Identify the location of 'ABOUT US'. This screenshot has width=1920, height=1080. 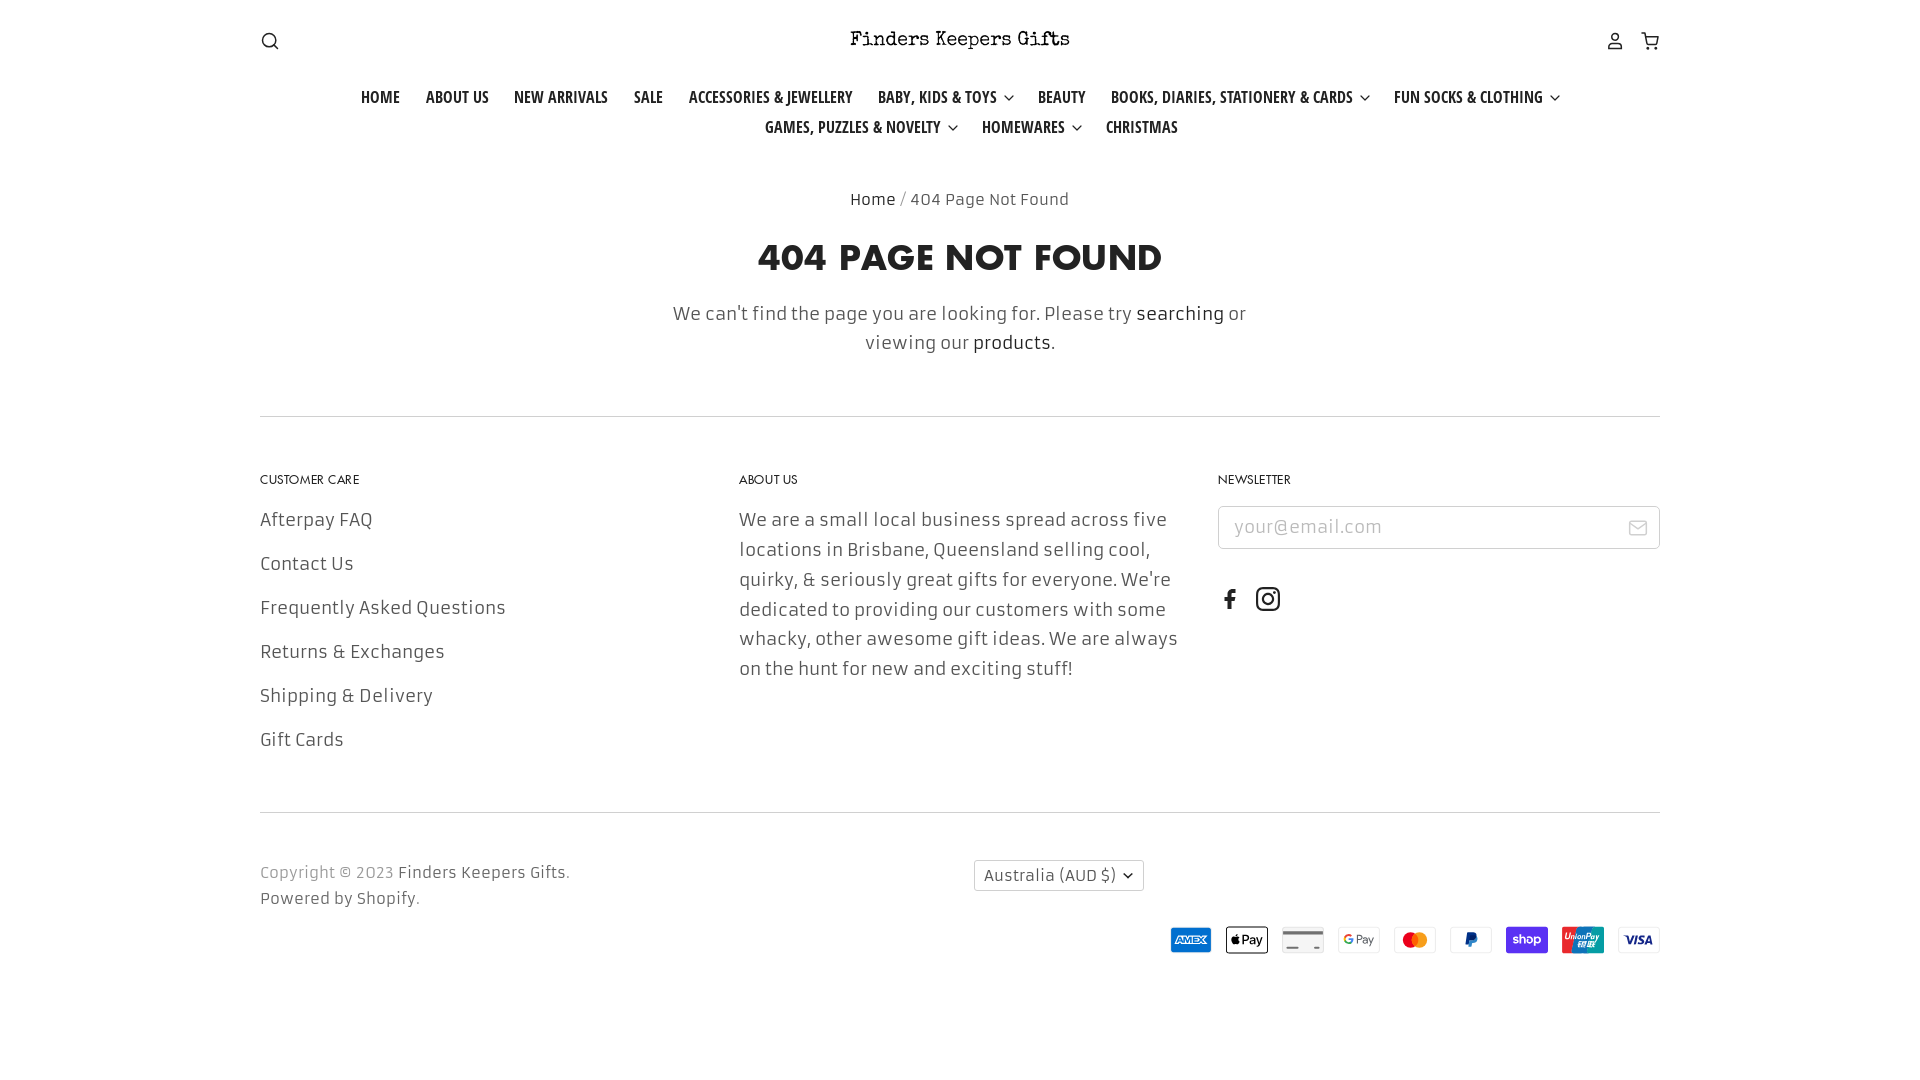
(444, 96).